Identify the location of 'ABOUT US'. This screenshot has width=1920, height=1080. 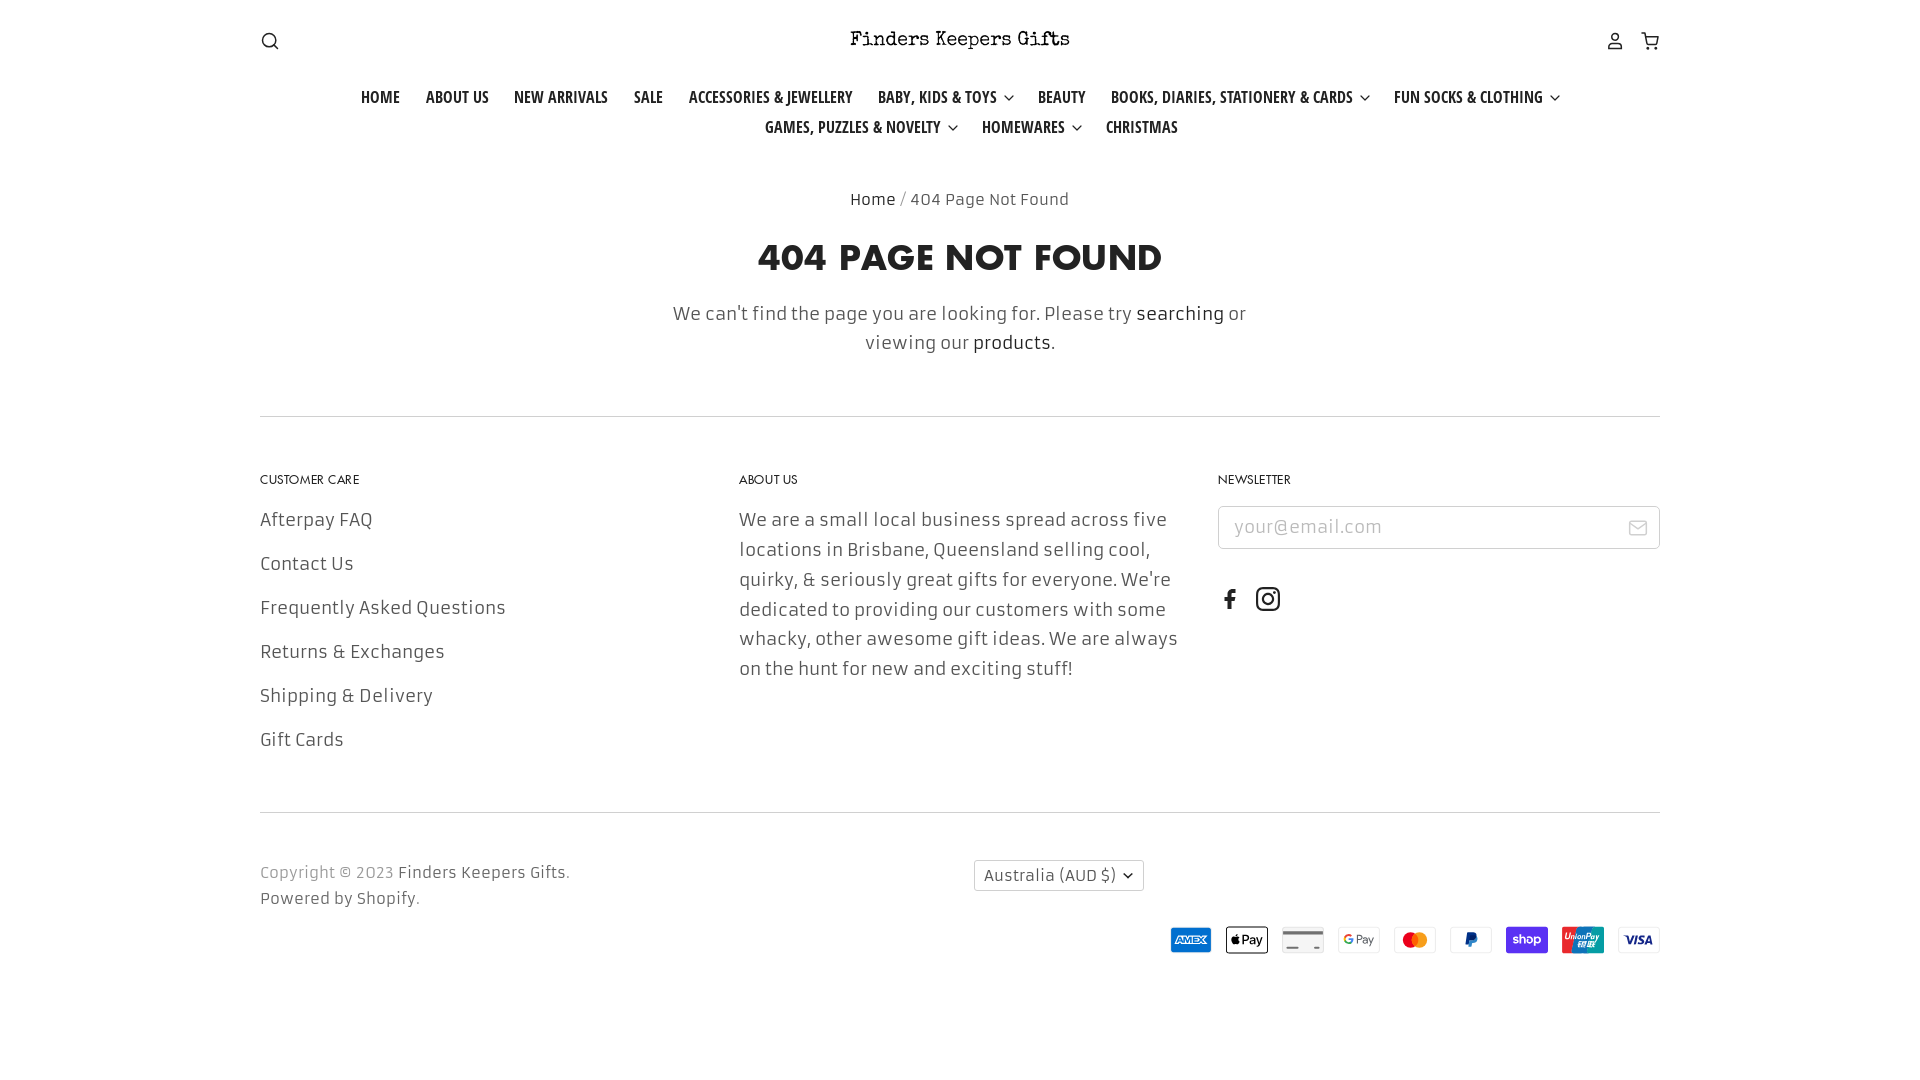
(444, 96).